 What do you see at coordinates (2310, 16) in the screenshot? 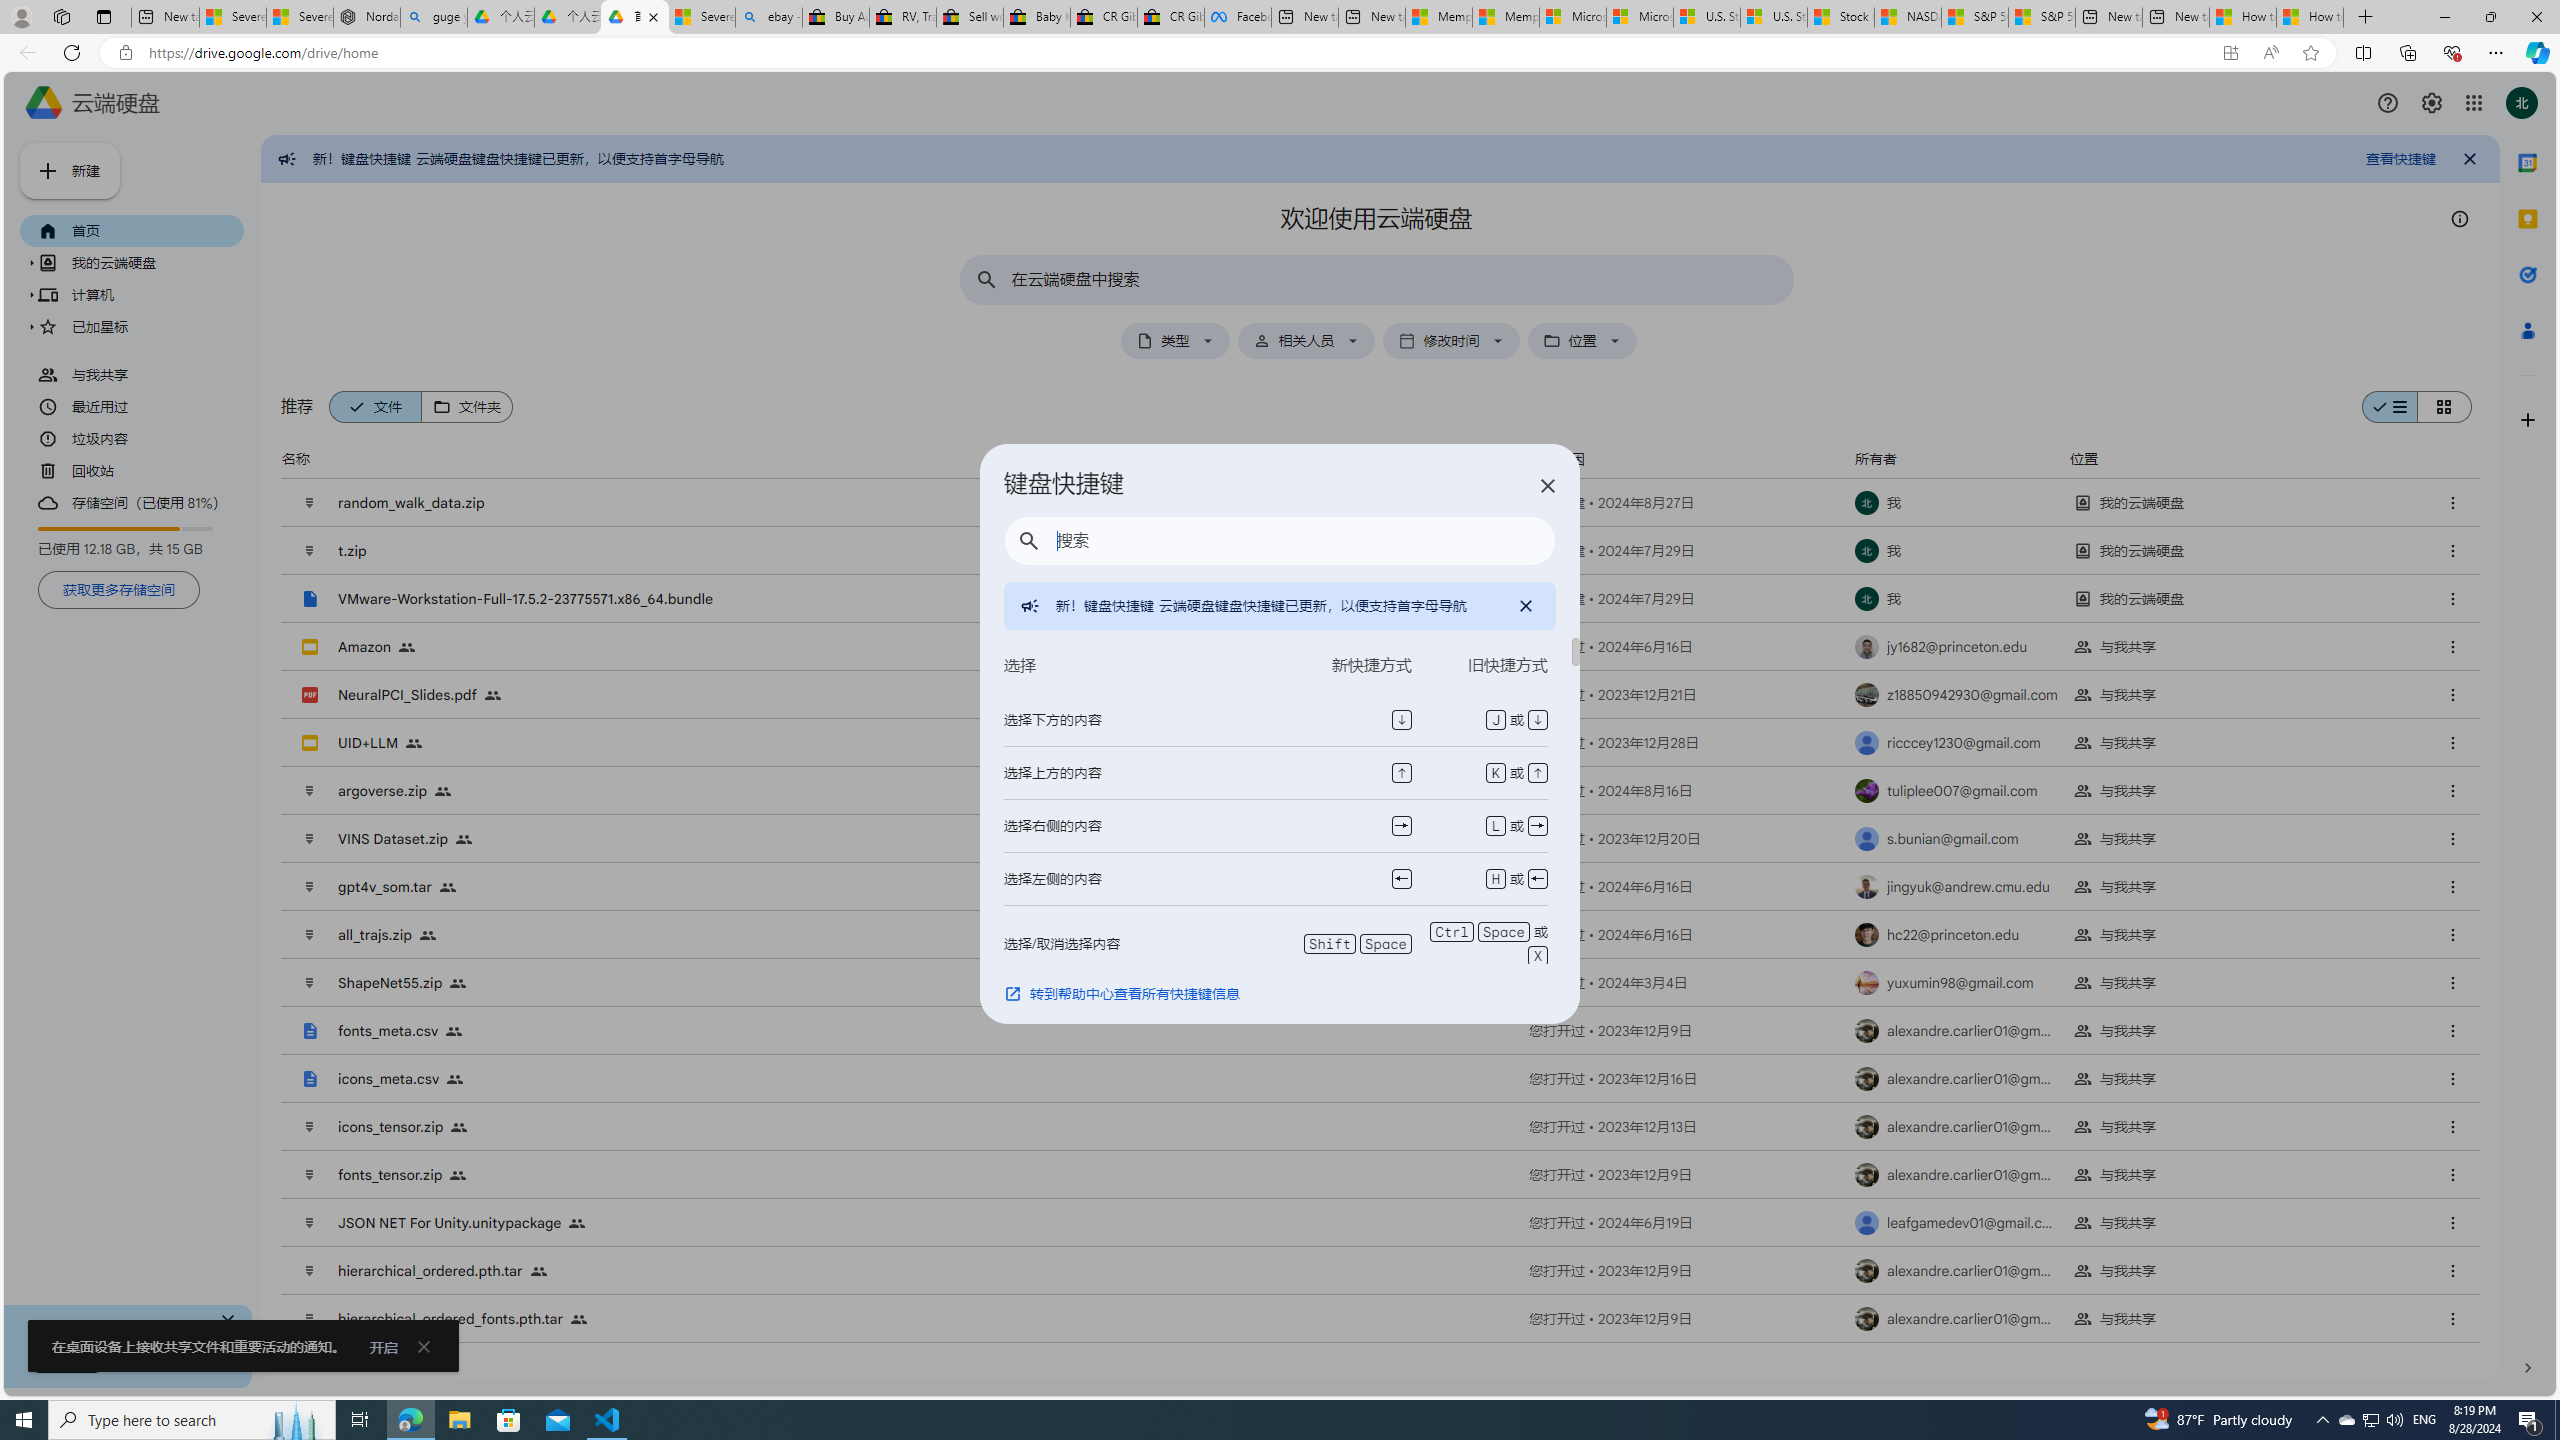
I see `'How to Use a Monitor With Your Closed Laptop'` at bounding box center [2310, 16].